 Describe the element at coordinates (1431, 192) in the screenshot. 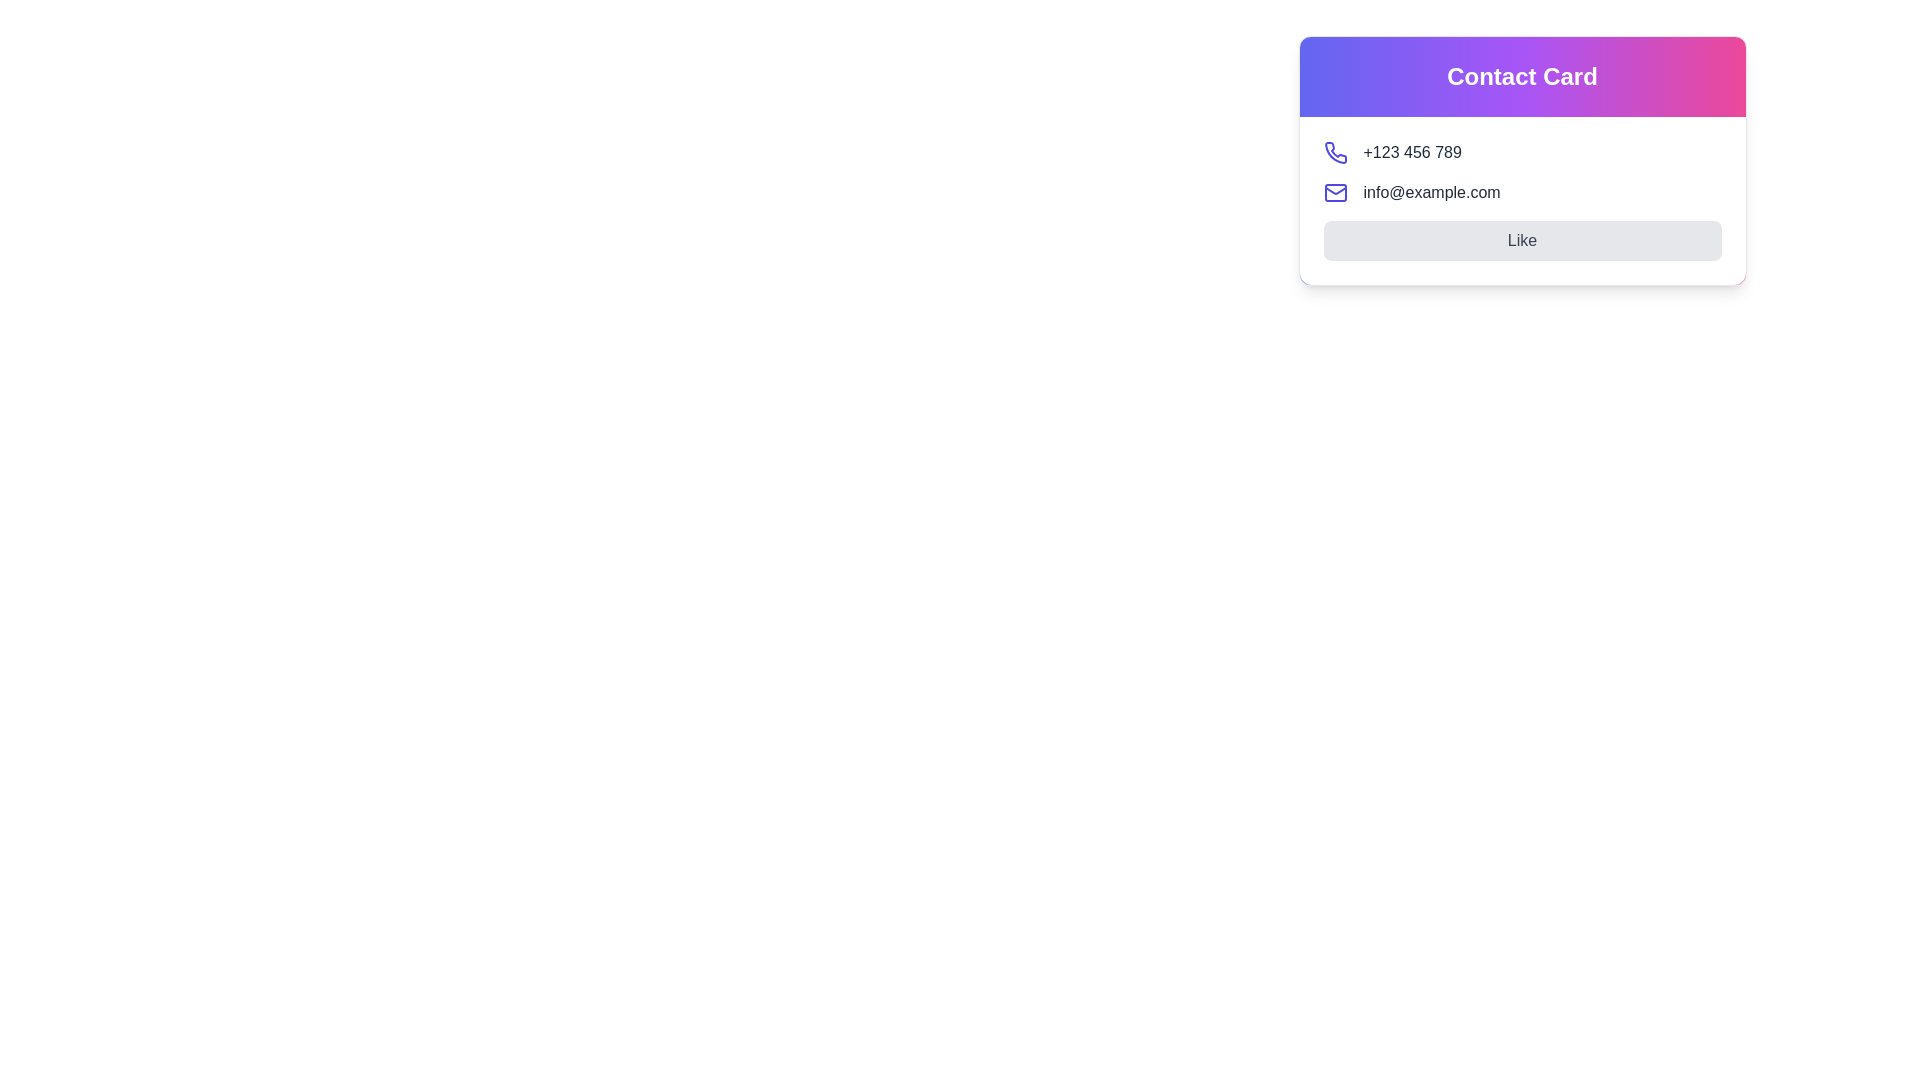

I see `the text label displaying the email address 'info@example.com'` at that location.